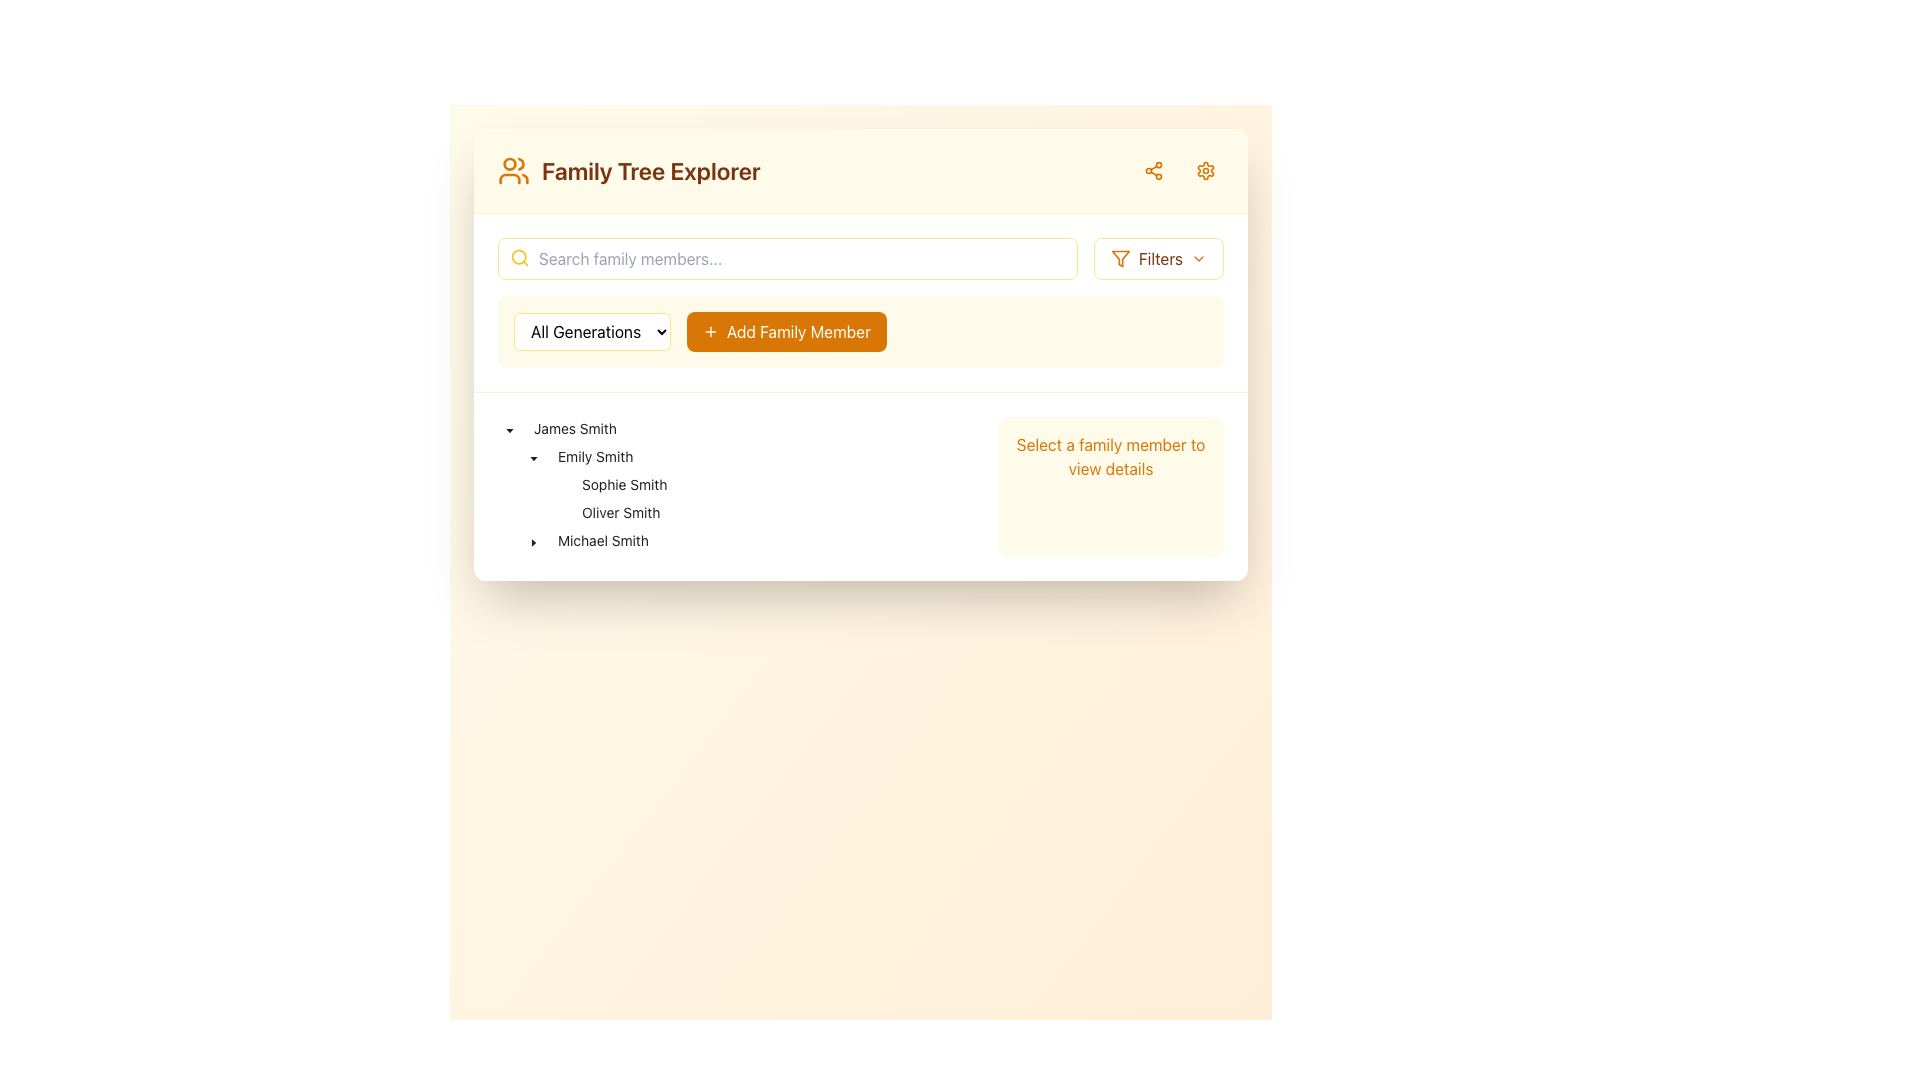 The height and width of the screenshot is (1080, 1920). I want to click on the Tree node item displaying the name 'Sophie Smith', which is positioned beneath 'Emily Smith', so click(623, 485).